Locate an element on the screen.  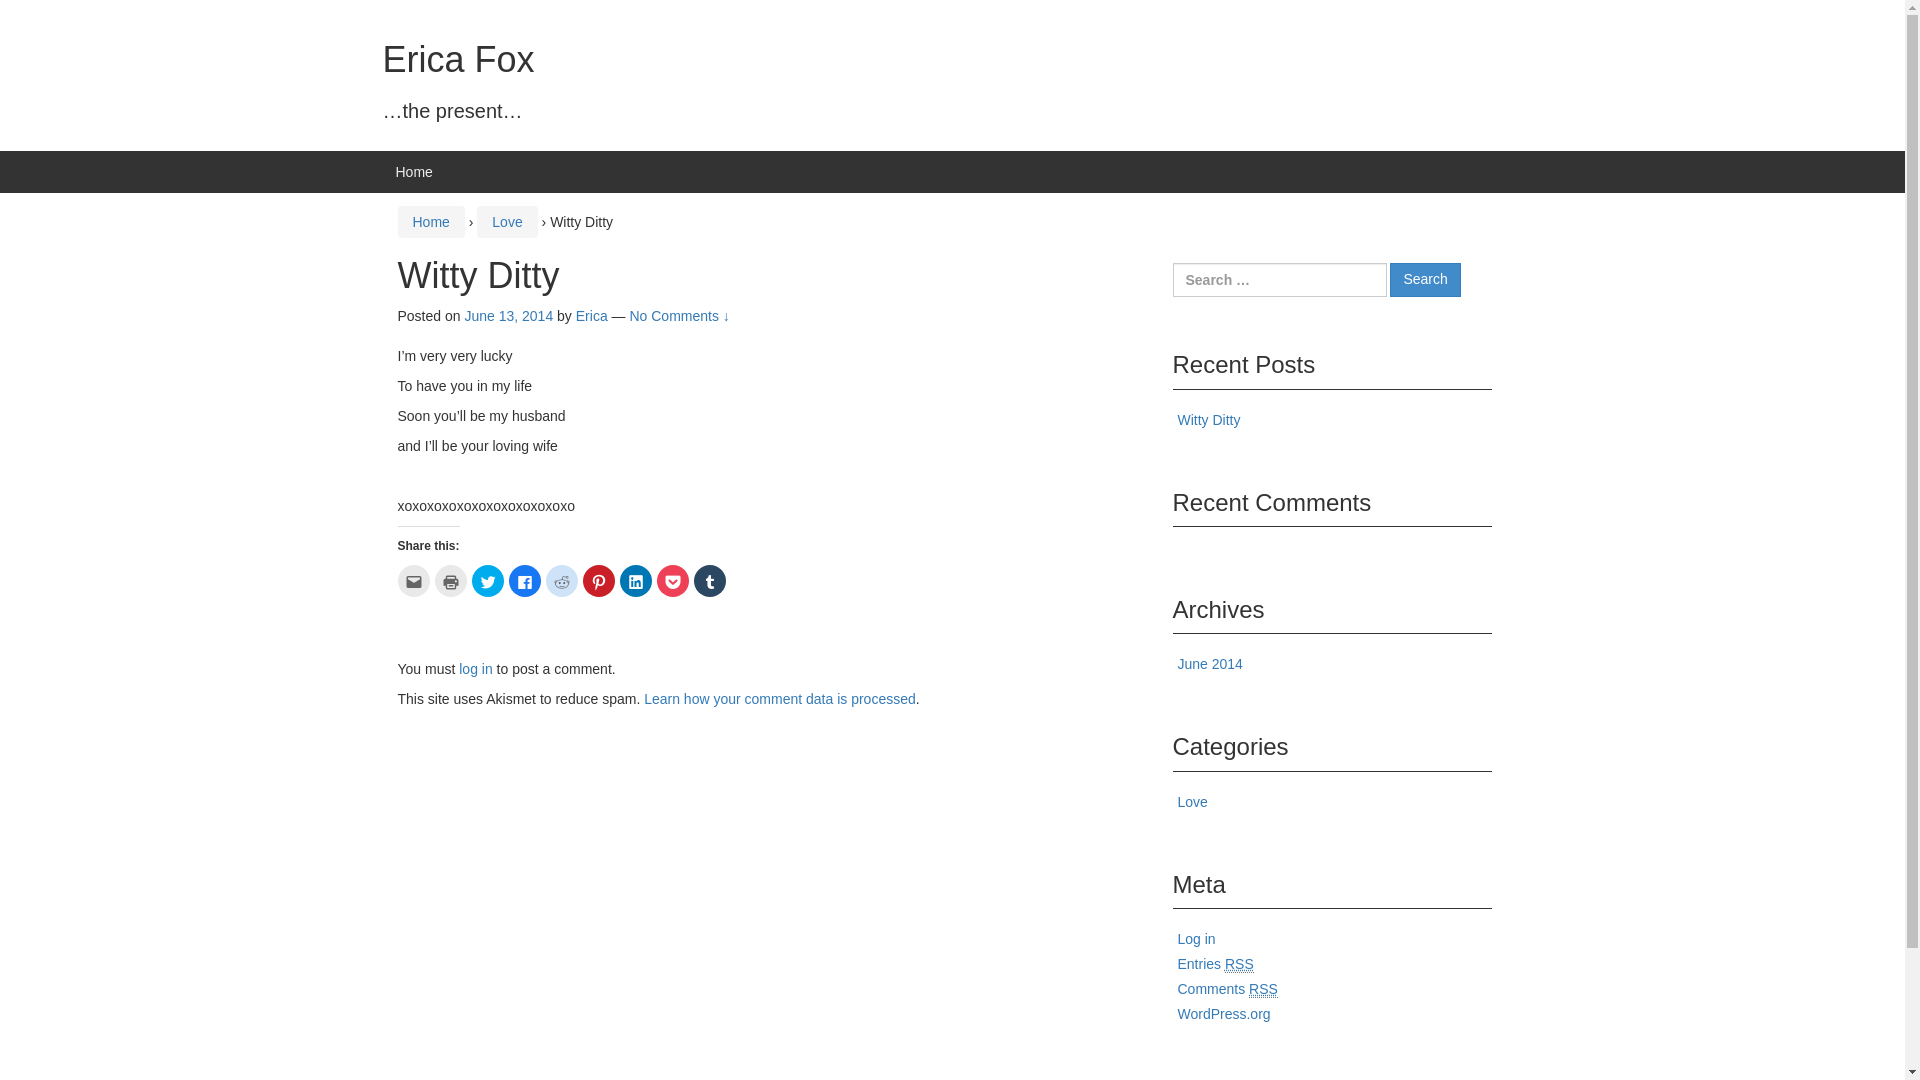
'June 2014' is located at coordinates (1209, 663).